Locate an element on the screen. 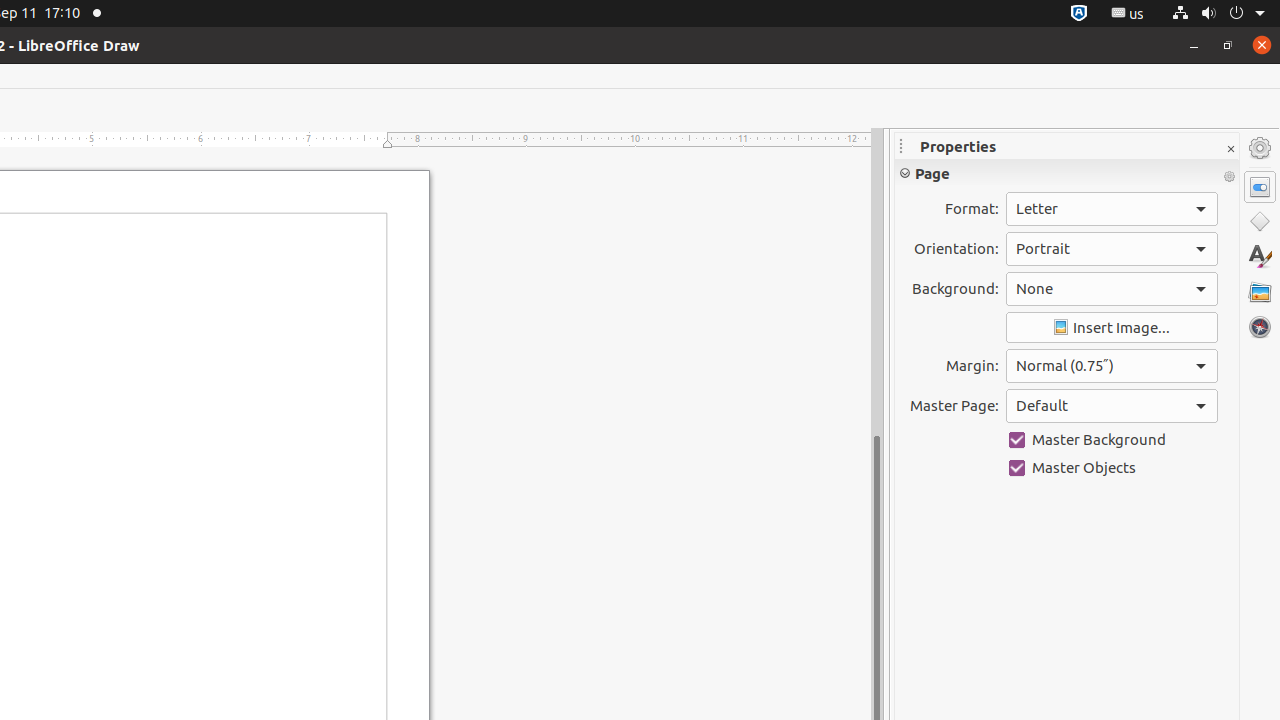  'Navigator' is located at coordinates (1259, 326).